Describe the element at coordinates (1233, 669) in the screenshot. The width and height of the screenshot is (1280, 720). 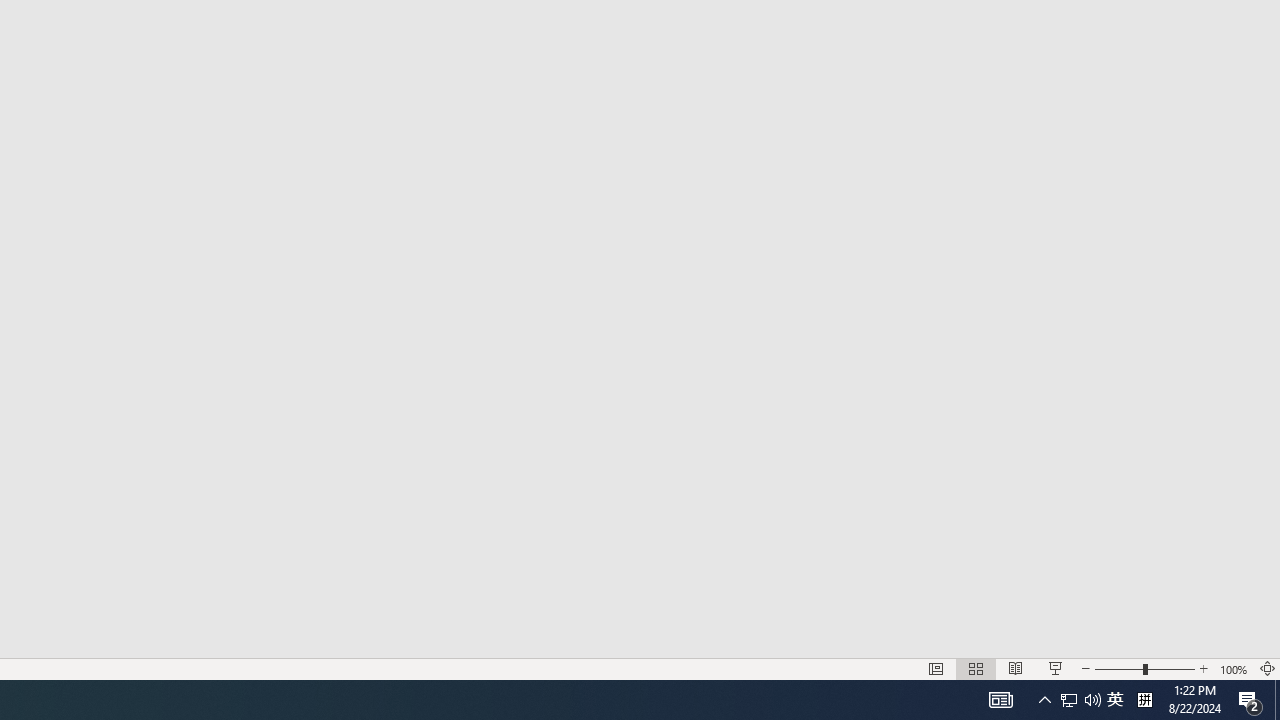
I see `'Zoom 100%'` at that location.